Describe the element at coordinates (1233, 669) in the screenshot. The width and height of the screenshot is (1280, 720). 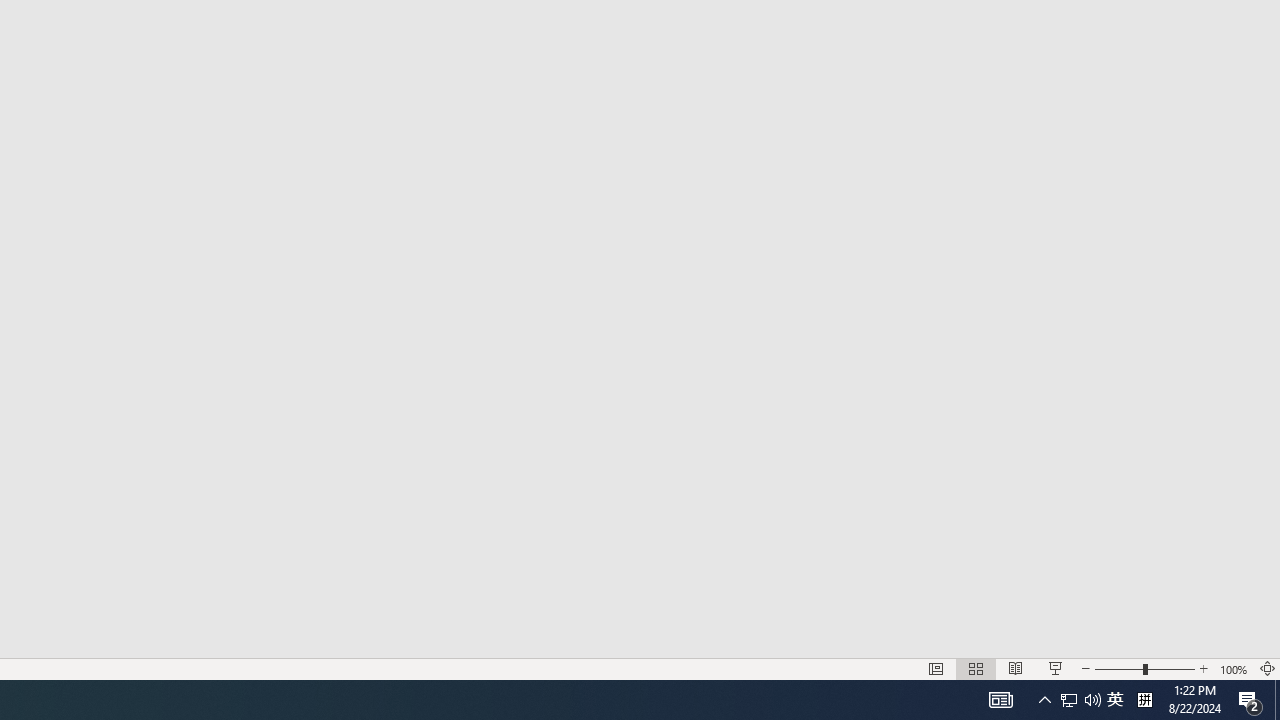
I see `'Zoom 100%'` at that location.